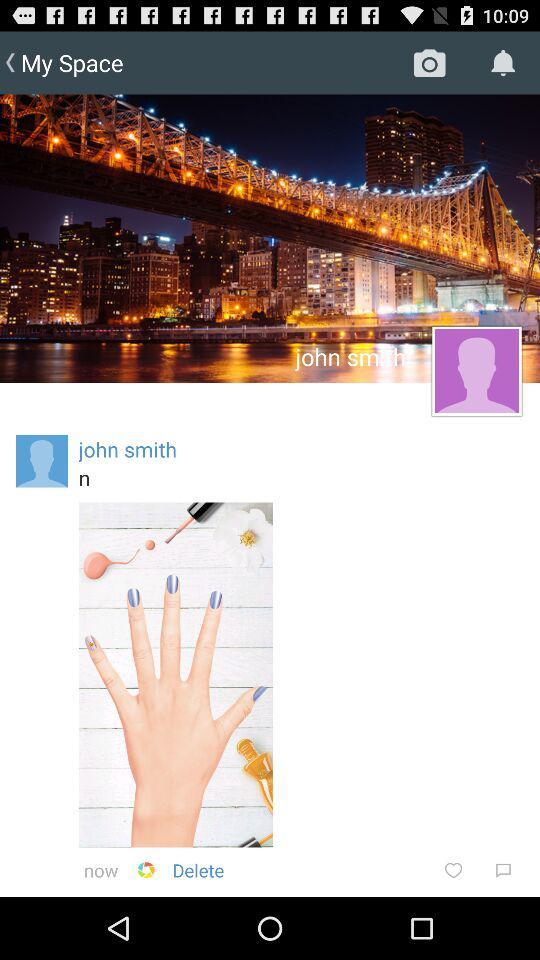 The height and width of the screenshot is (960, 540). What do you see at coordinates (475, 370) in the screenshot?
I see `image icon beside john smith text` at bounding box center [475, 370].